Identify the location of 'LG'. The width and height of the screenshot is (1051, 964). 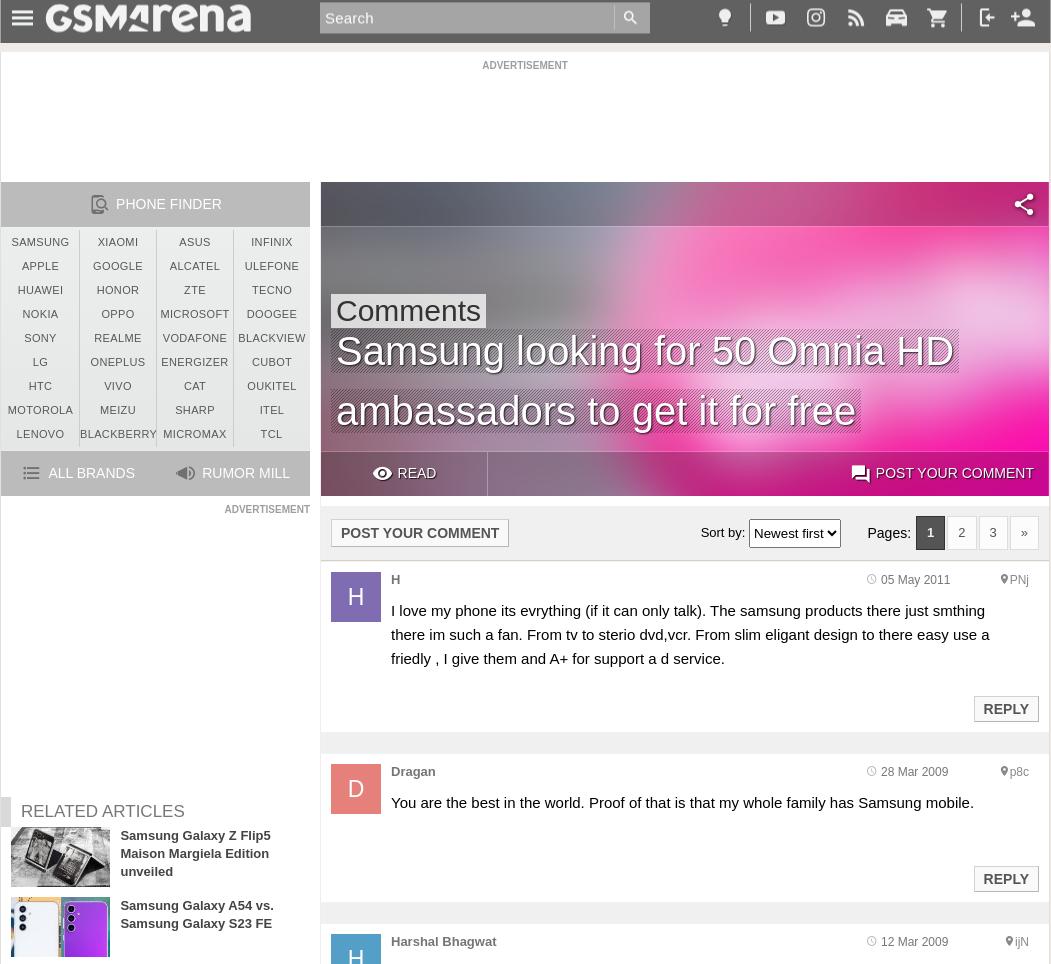
(40, 360).